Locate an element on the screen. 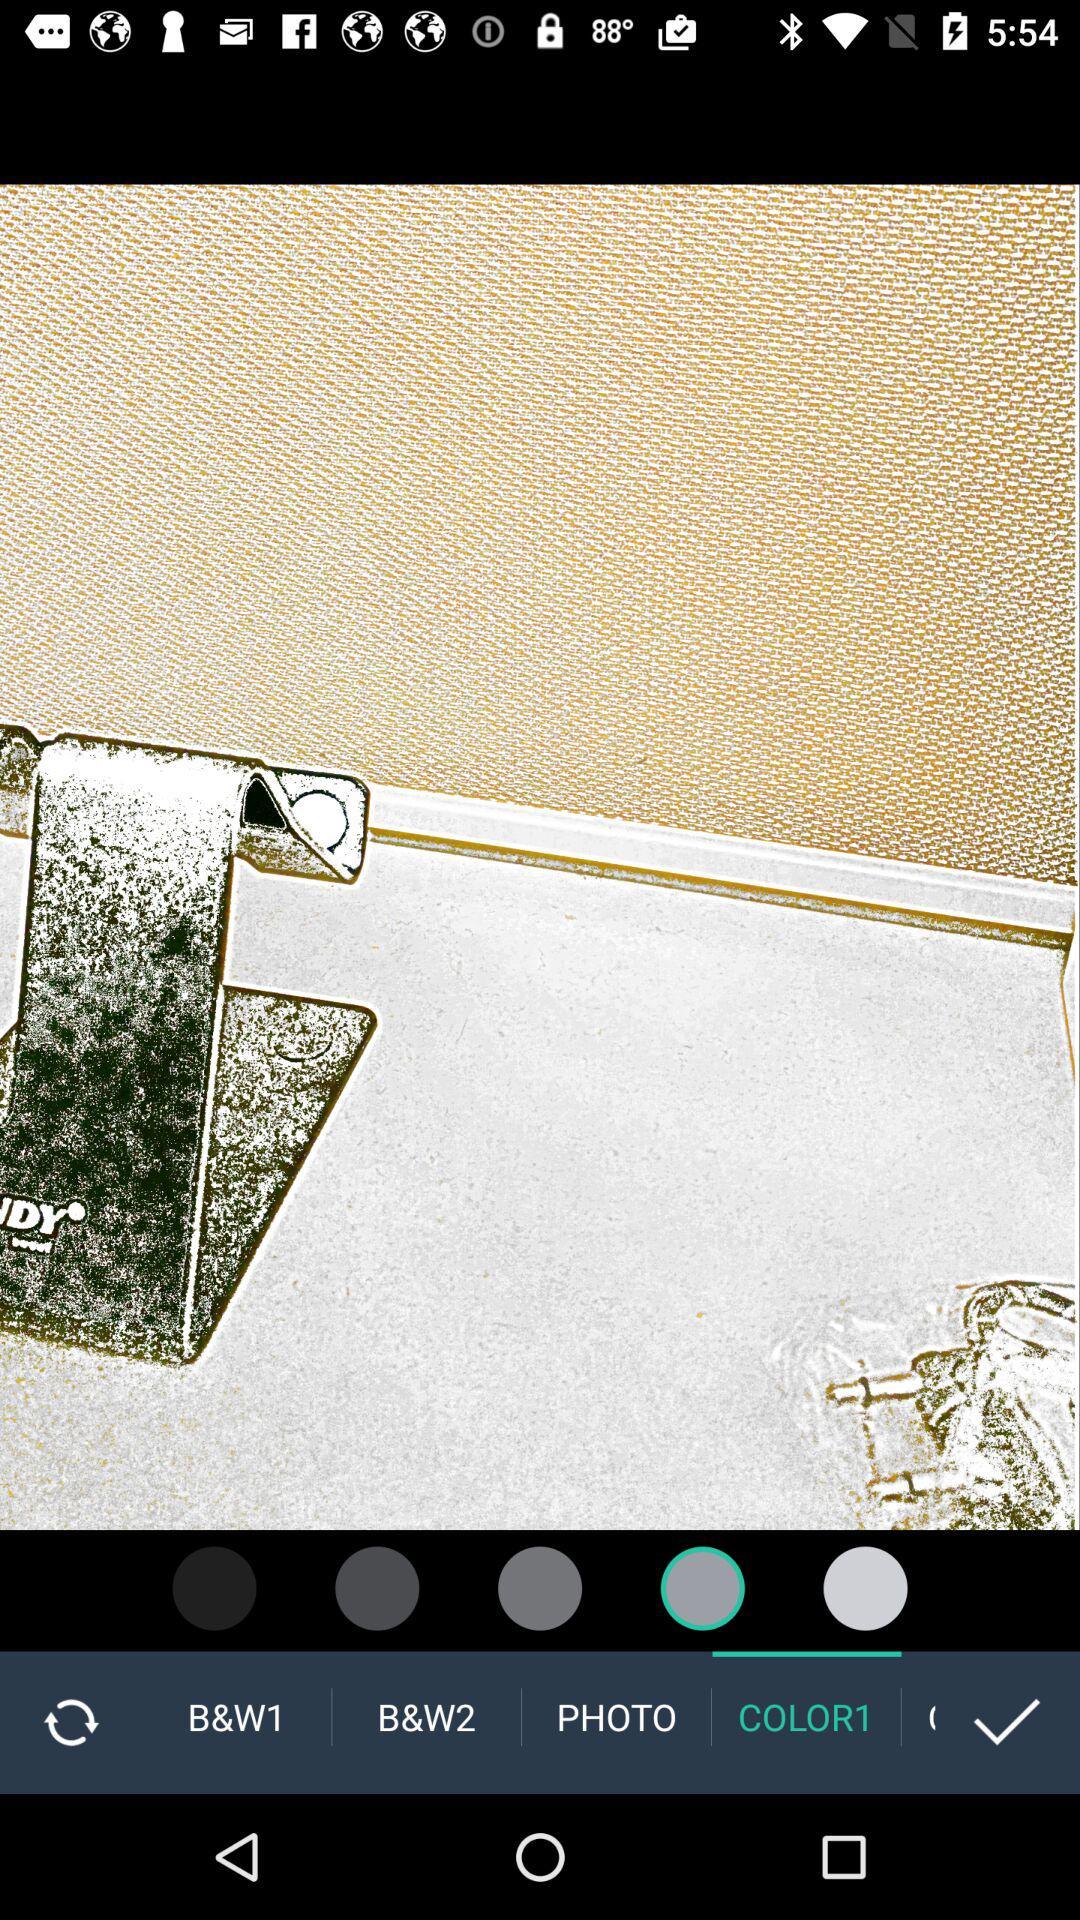  the color1 option is located at coordinates (805, 1716).